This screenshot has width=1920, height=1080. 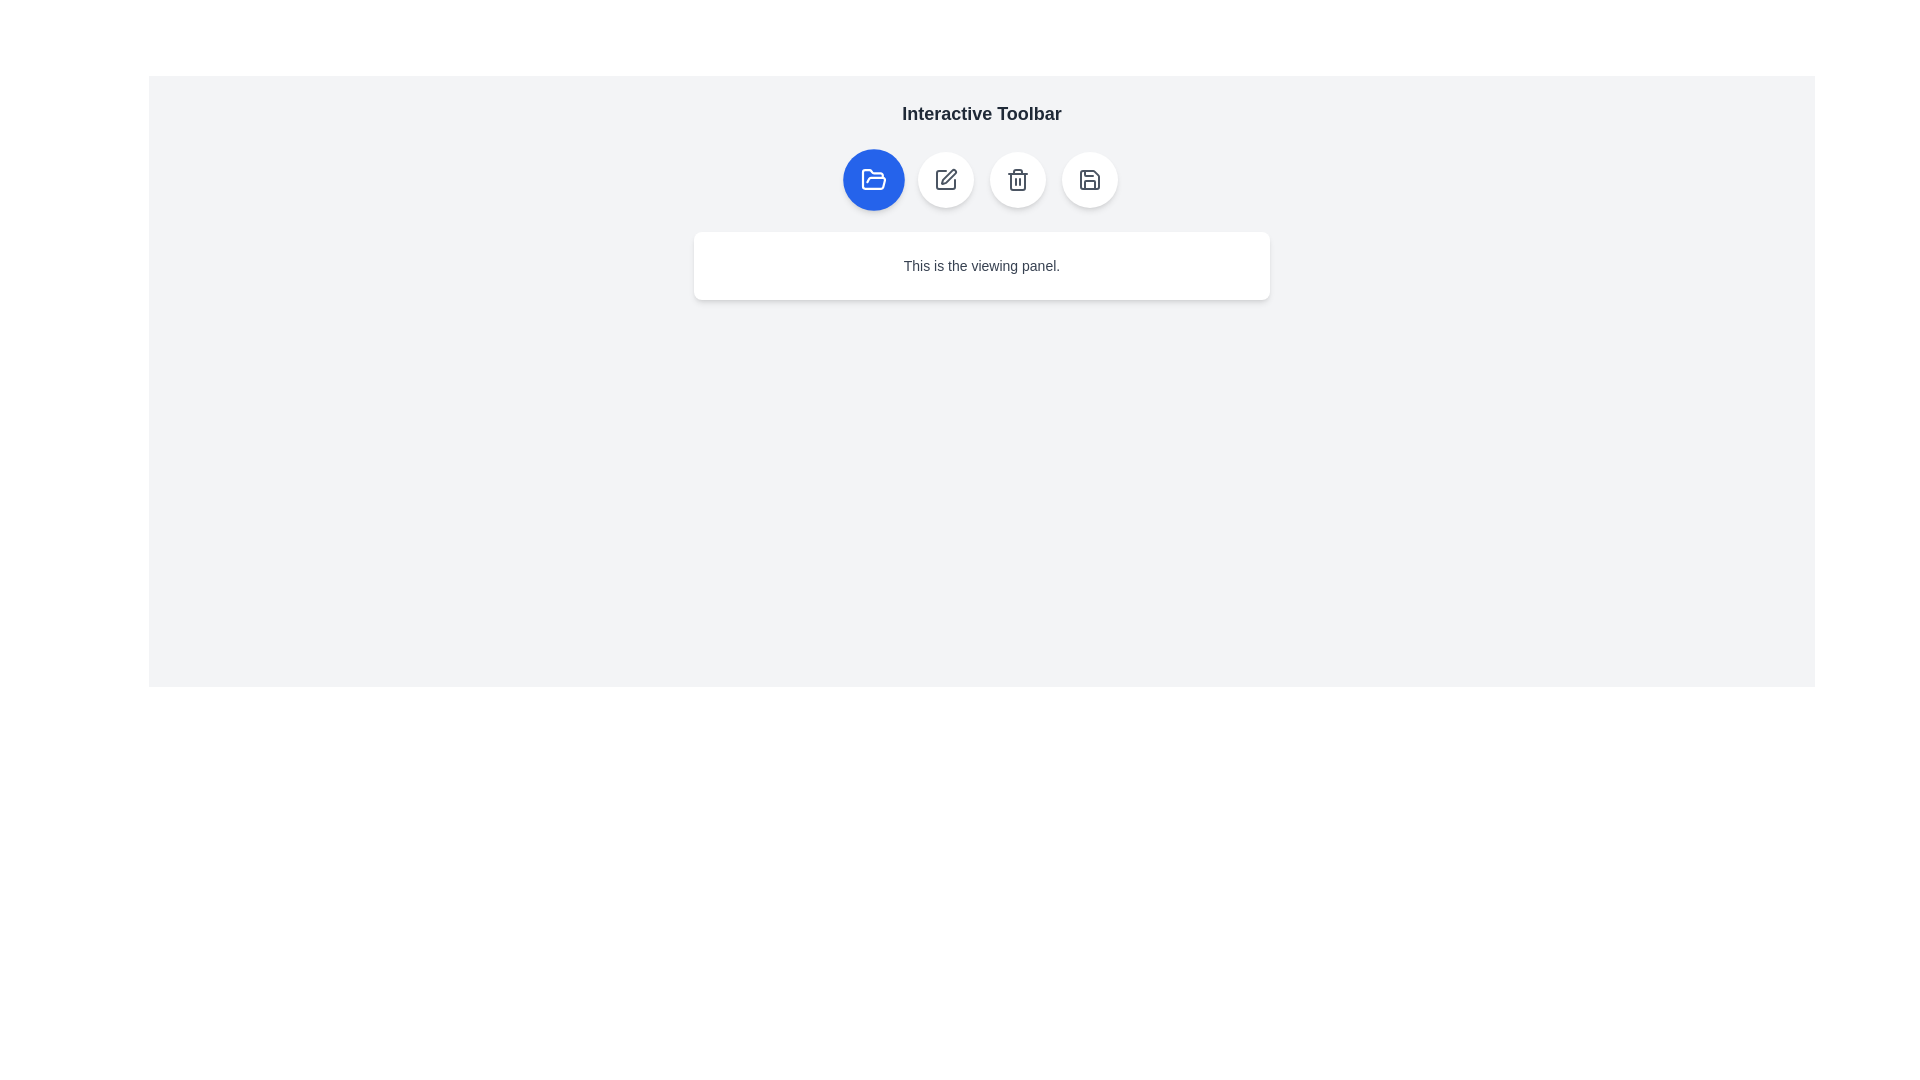 I want to click on the circular edit button with a white background and gray border located at the top-center of the interface, so click(x=944, y=180).